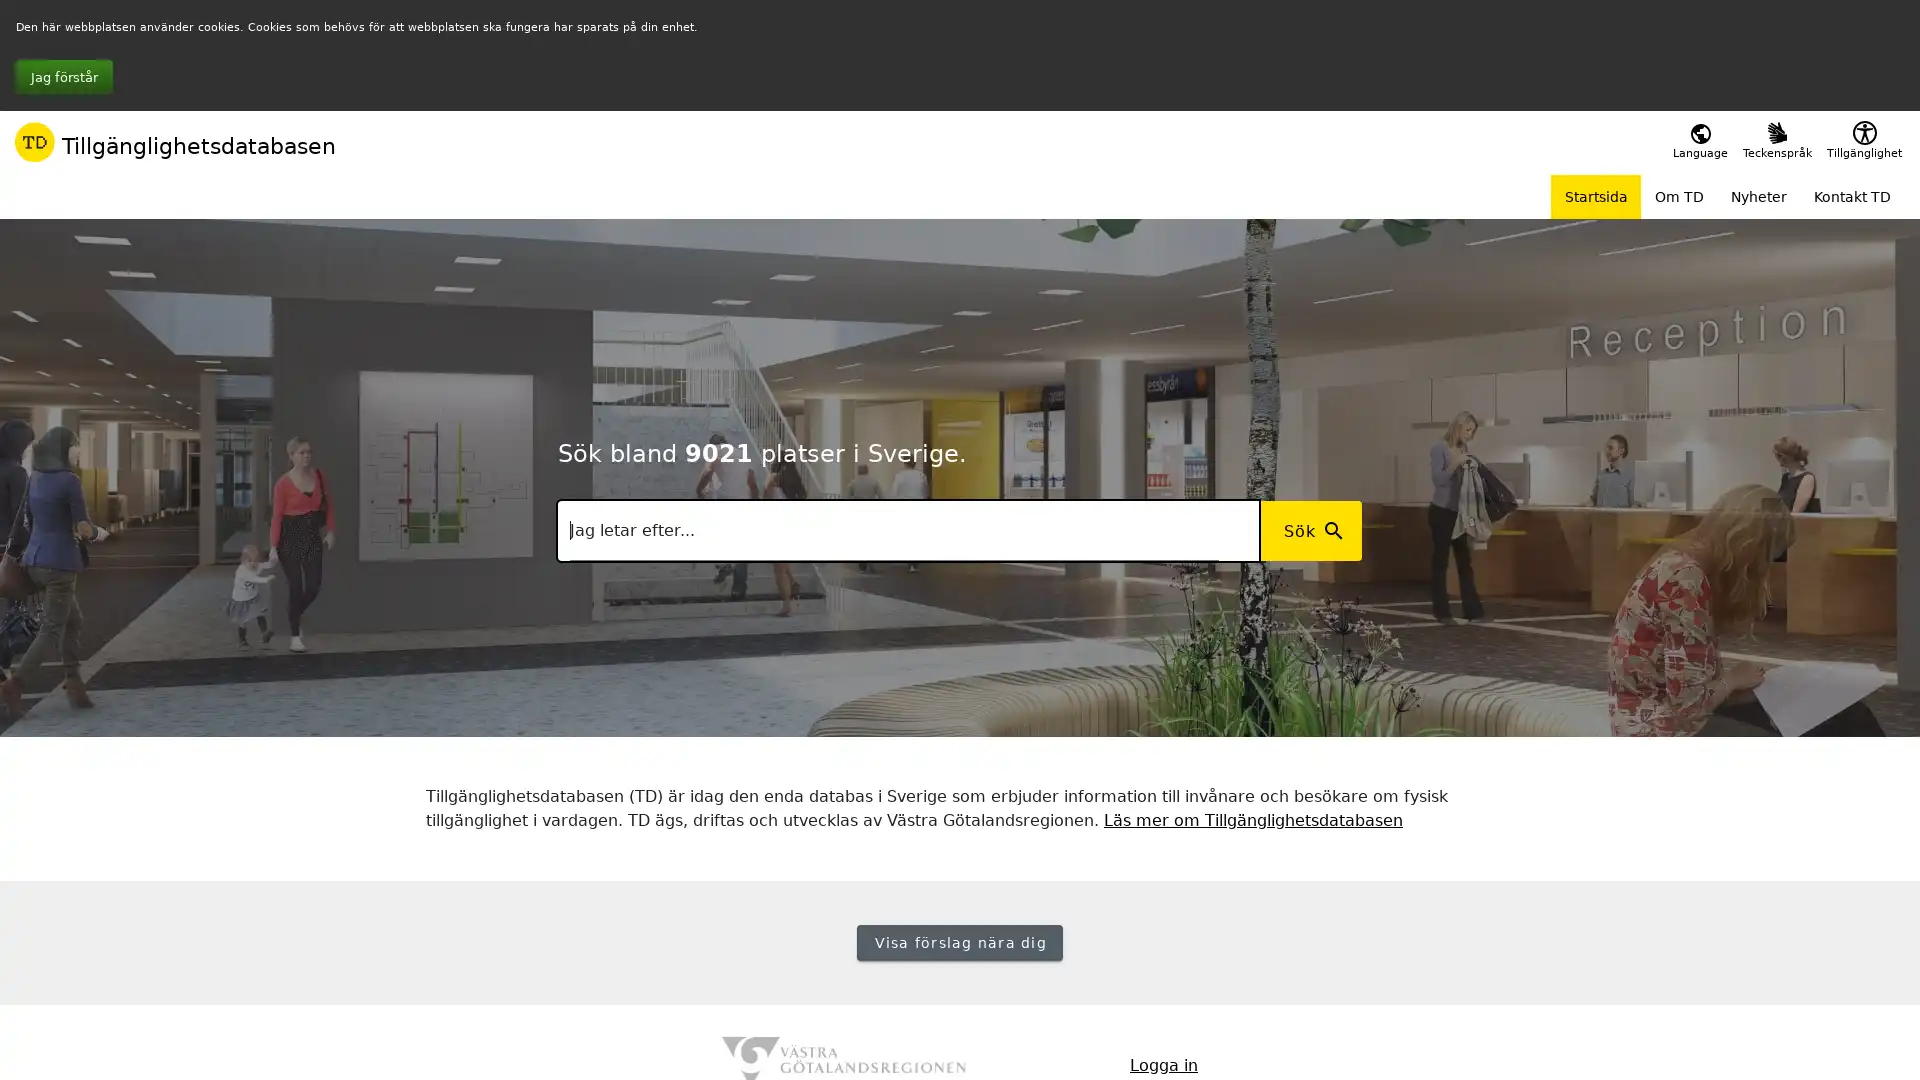 The height and width of the screenshot is (1080, 1920). What do you see at coordinates (1310, 530) in the screenshot?
I see `Sok` at bounding box center [1310, 530].